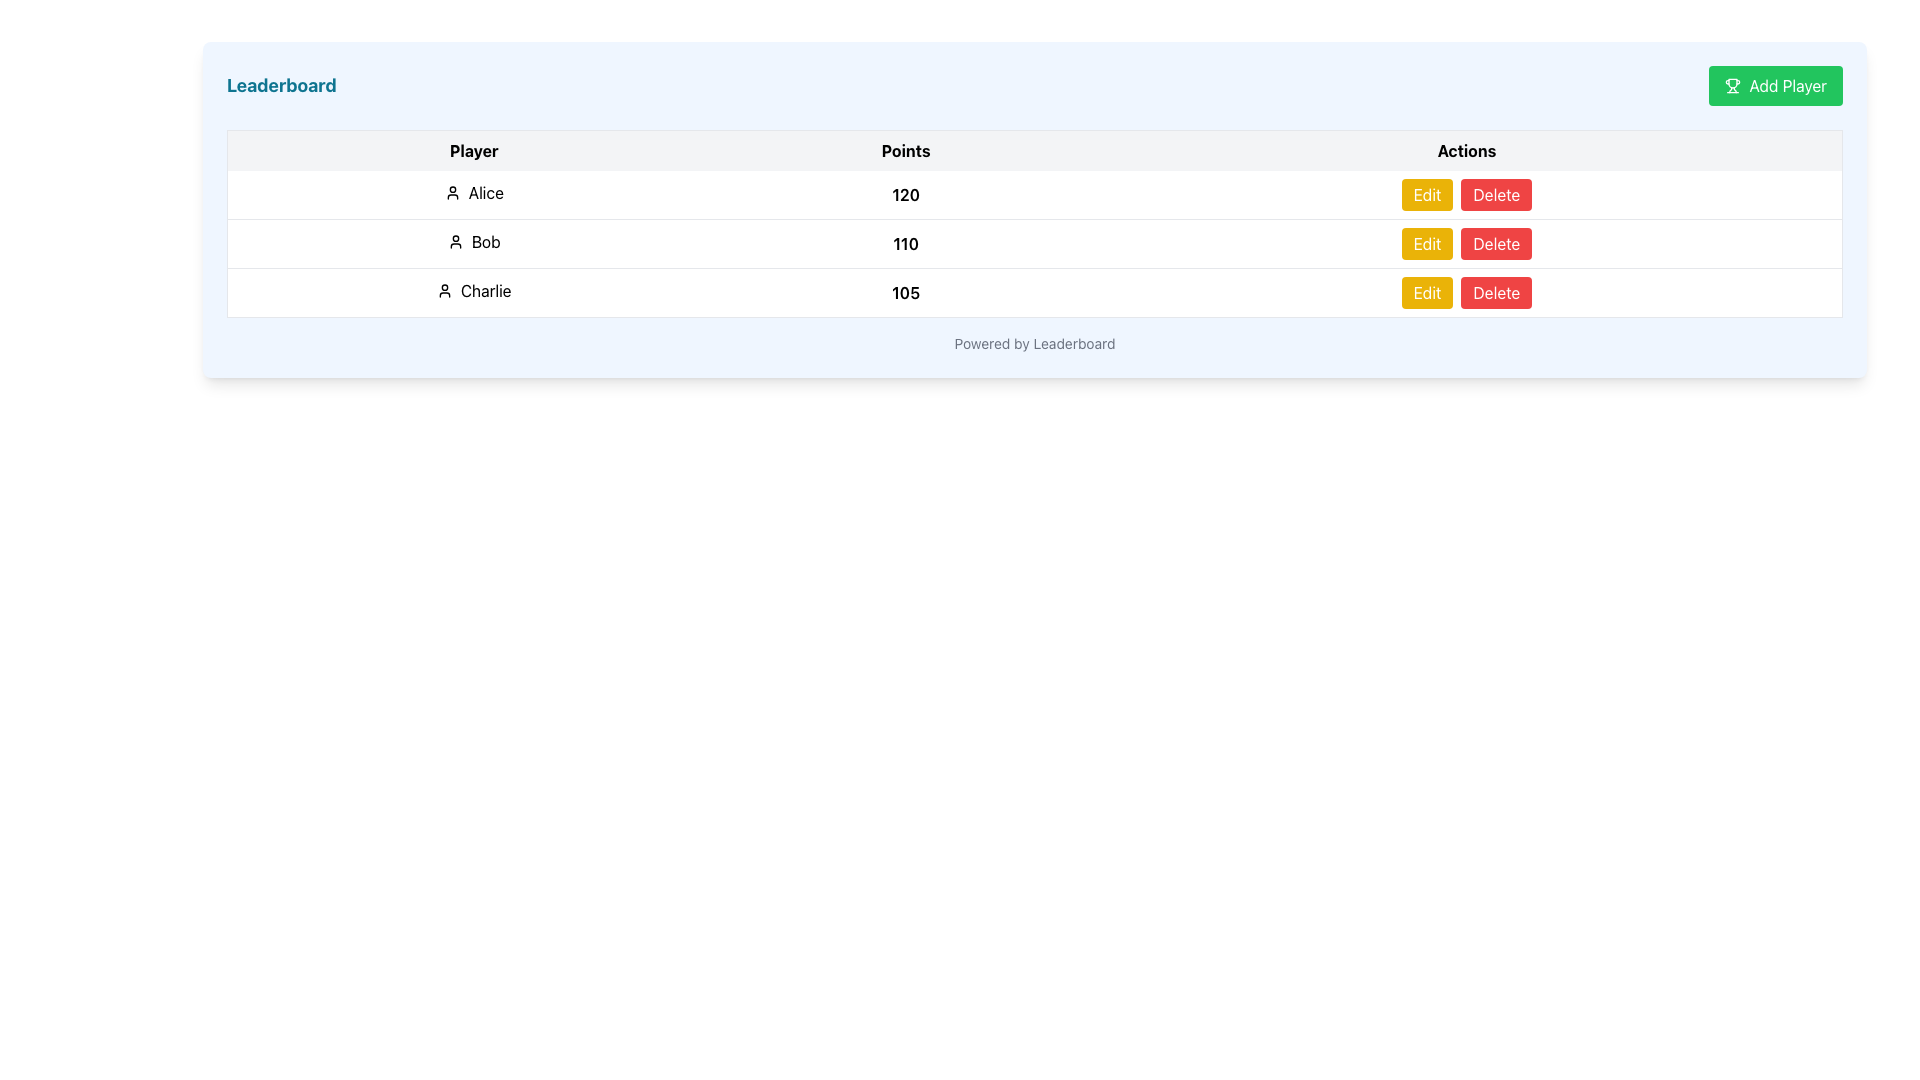 The width and height of the screenshot is (1920, 1080). Describe the element at coordinates (1426, 293) in the screenshot. I see `the edit button located in the 'Actions' column of the third row in the table to initiate the edit action` at that location.